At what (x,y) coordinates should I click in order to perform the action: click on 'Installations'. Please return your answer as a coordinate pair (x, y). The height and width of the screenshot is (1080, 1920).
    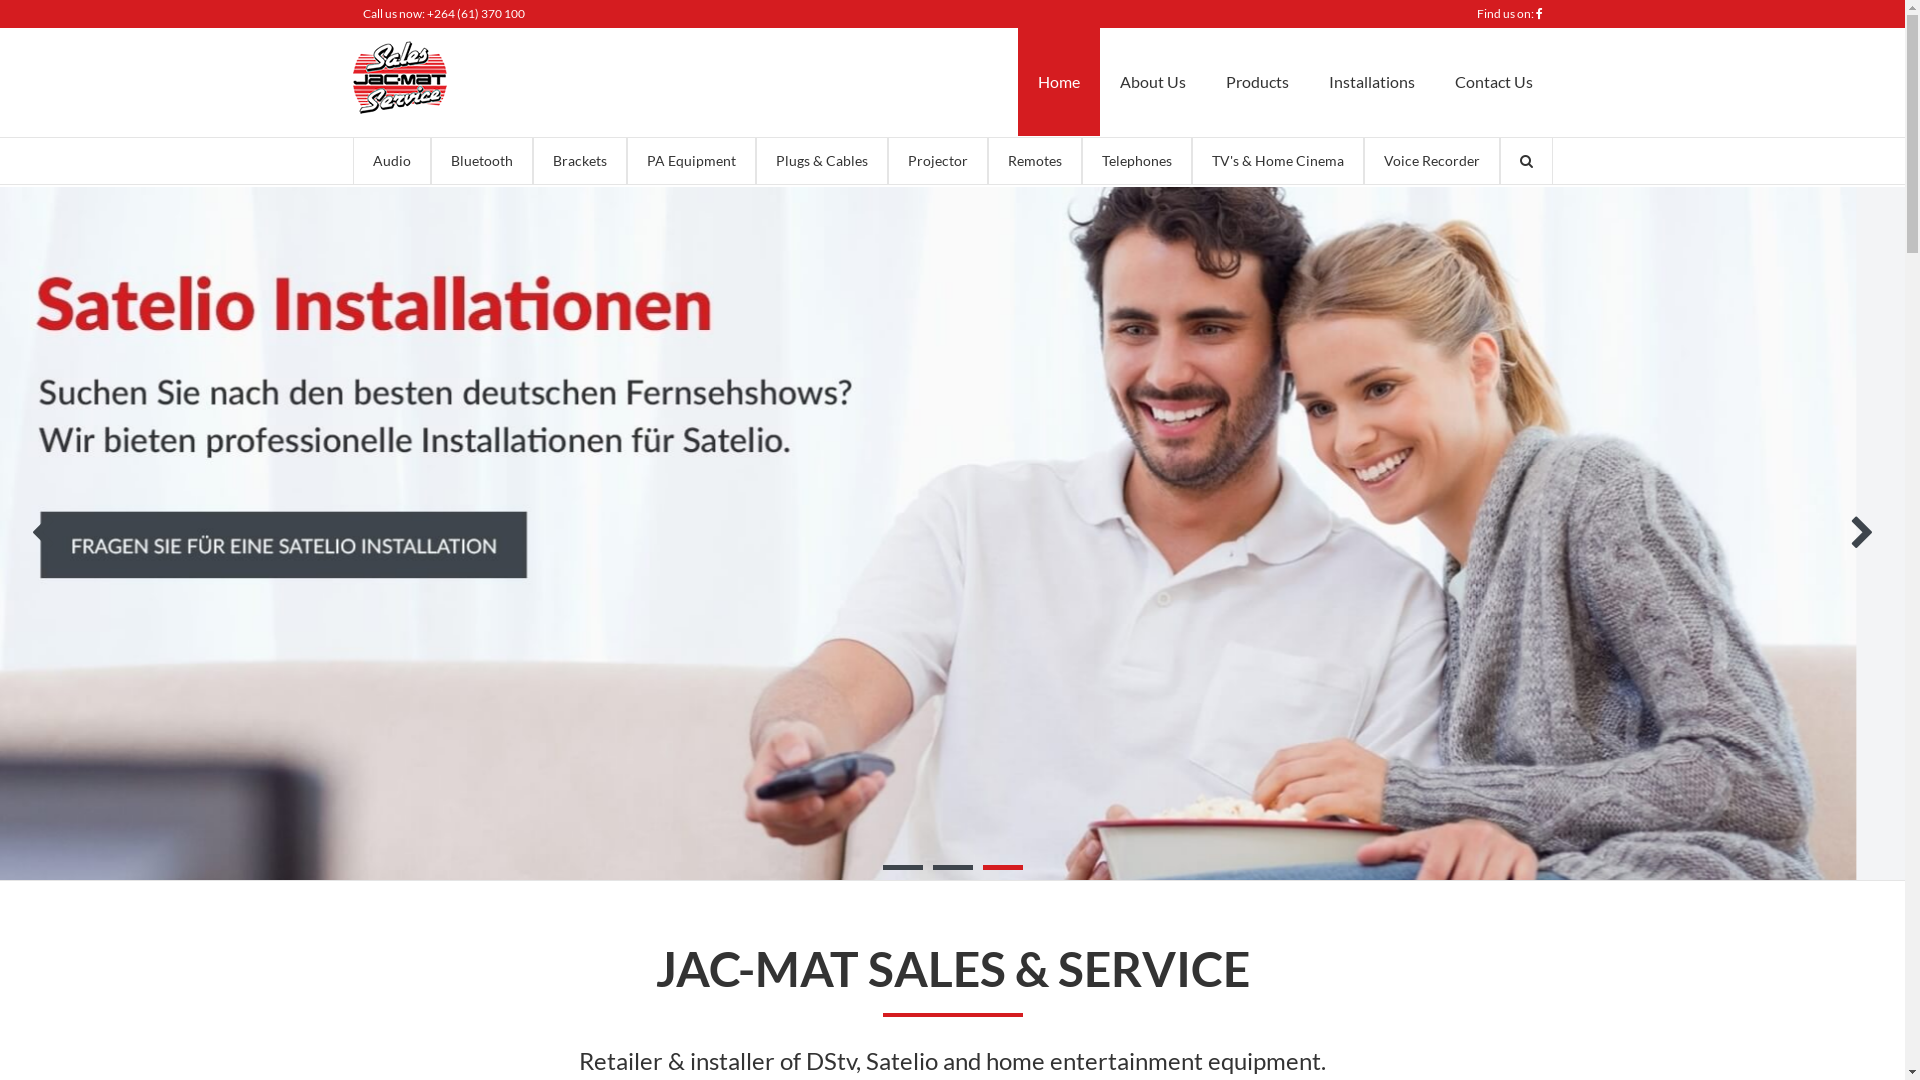
    Looking at the image, I should click on (1370, 80).